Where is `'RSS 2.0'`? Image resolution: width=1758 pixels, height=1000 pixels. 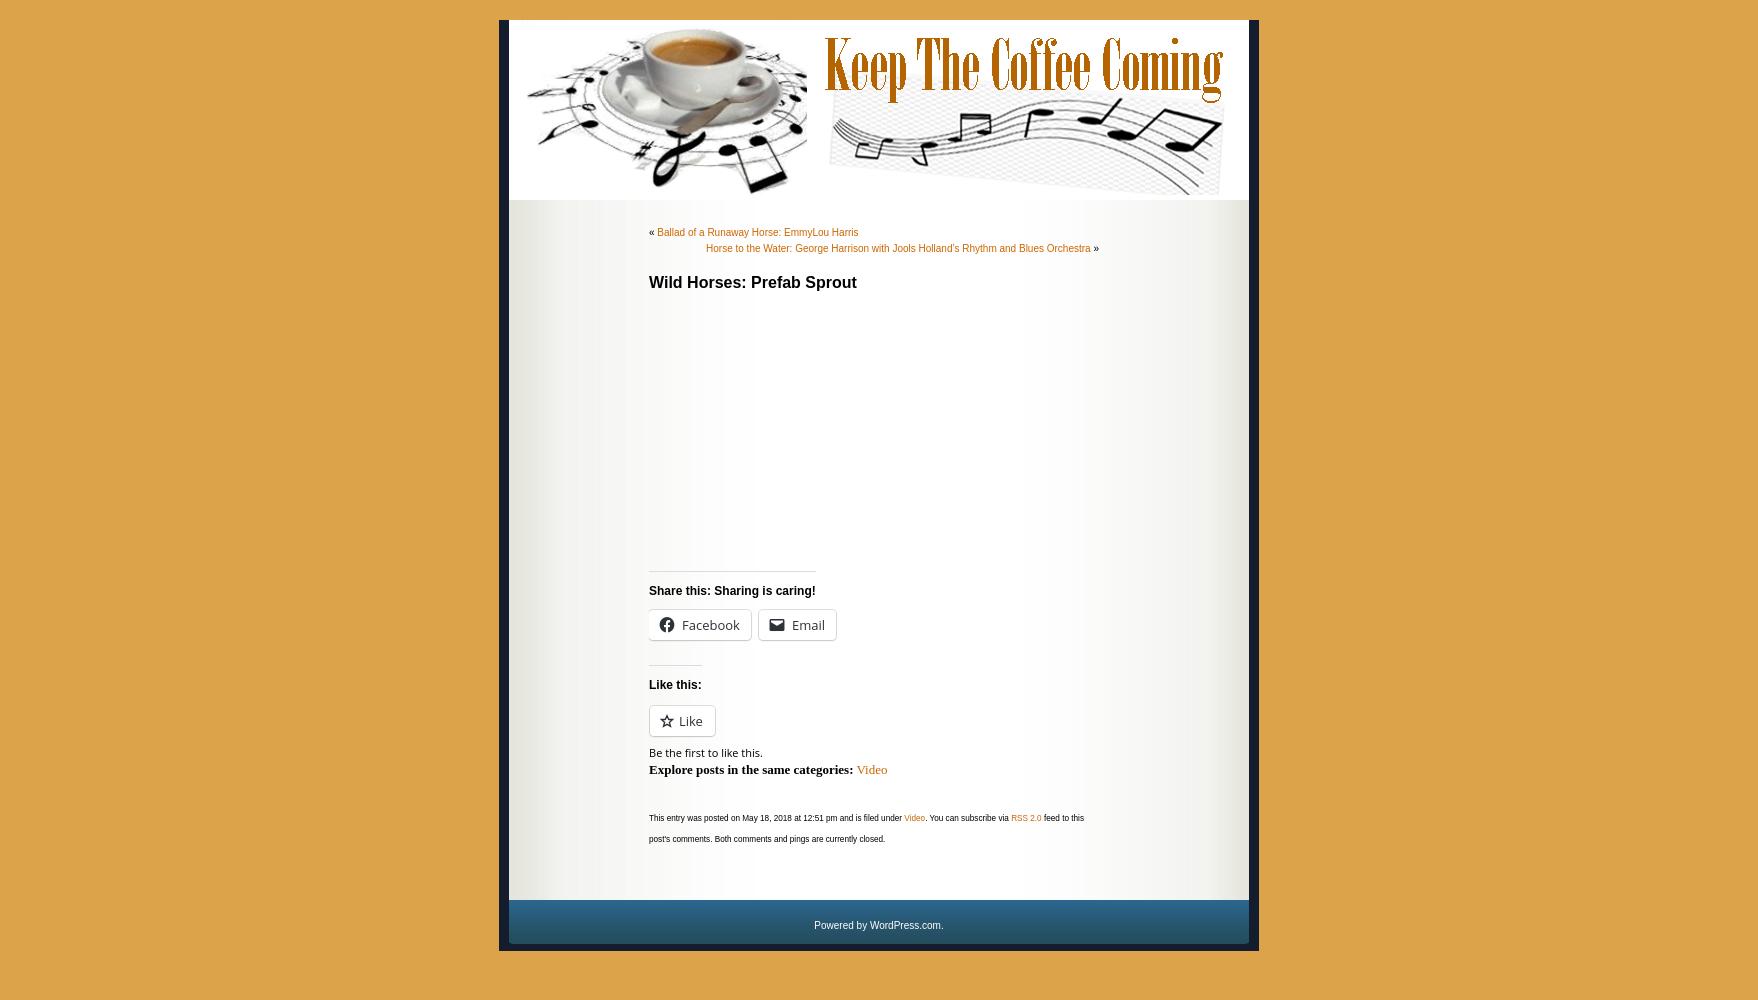 'RSS 2.0' is located at coordinates (1011, 817).